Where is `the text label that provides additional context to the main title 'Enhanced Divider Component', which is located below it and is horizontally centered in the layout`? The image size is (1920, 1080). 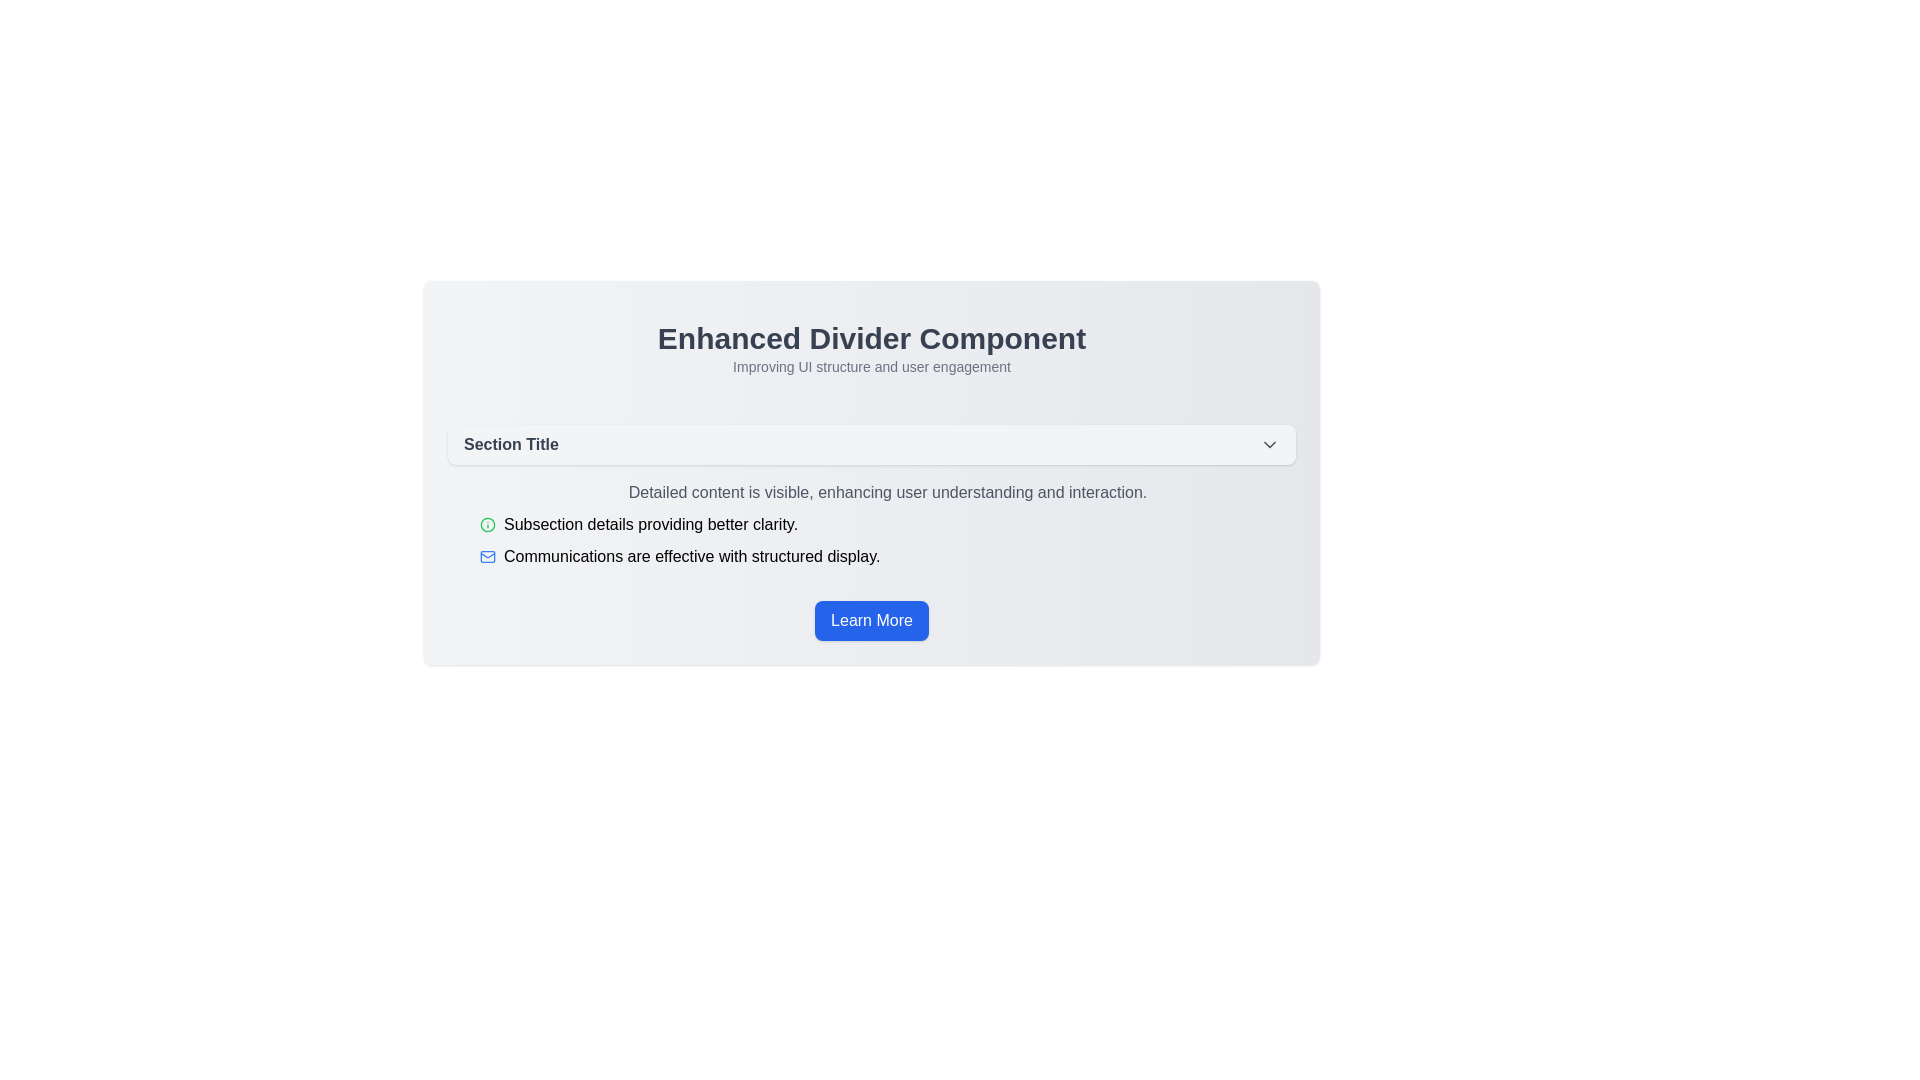 the text label that provides additional context to the main title 'Enhanced Divider Component', which is located below it and is horizontally centered in the layout is located at coordinates (872, 366).